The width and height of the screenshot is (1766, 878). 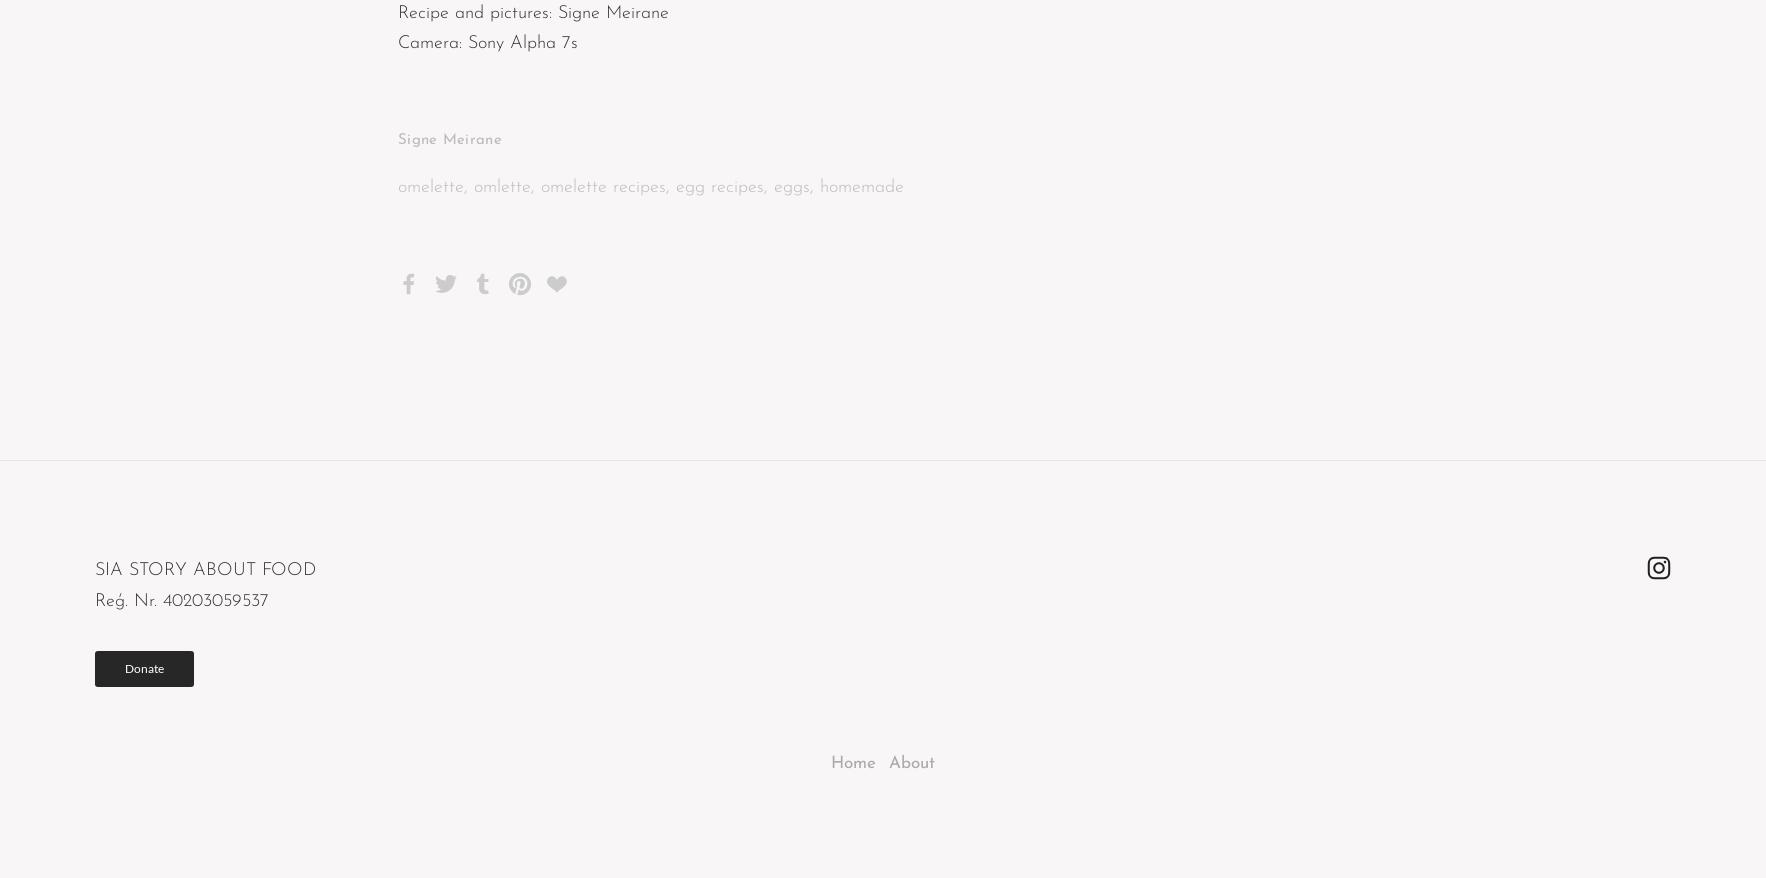 What do you see at coordinates (449, 140) in the screenshot?
I see `'Signe Meirane'` at bounding box center [449, 140].